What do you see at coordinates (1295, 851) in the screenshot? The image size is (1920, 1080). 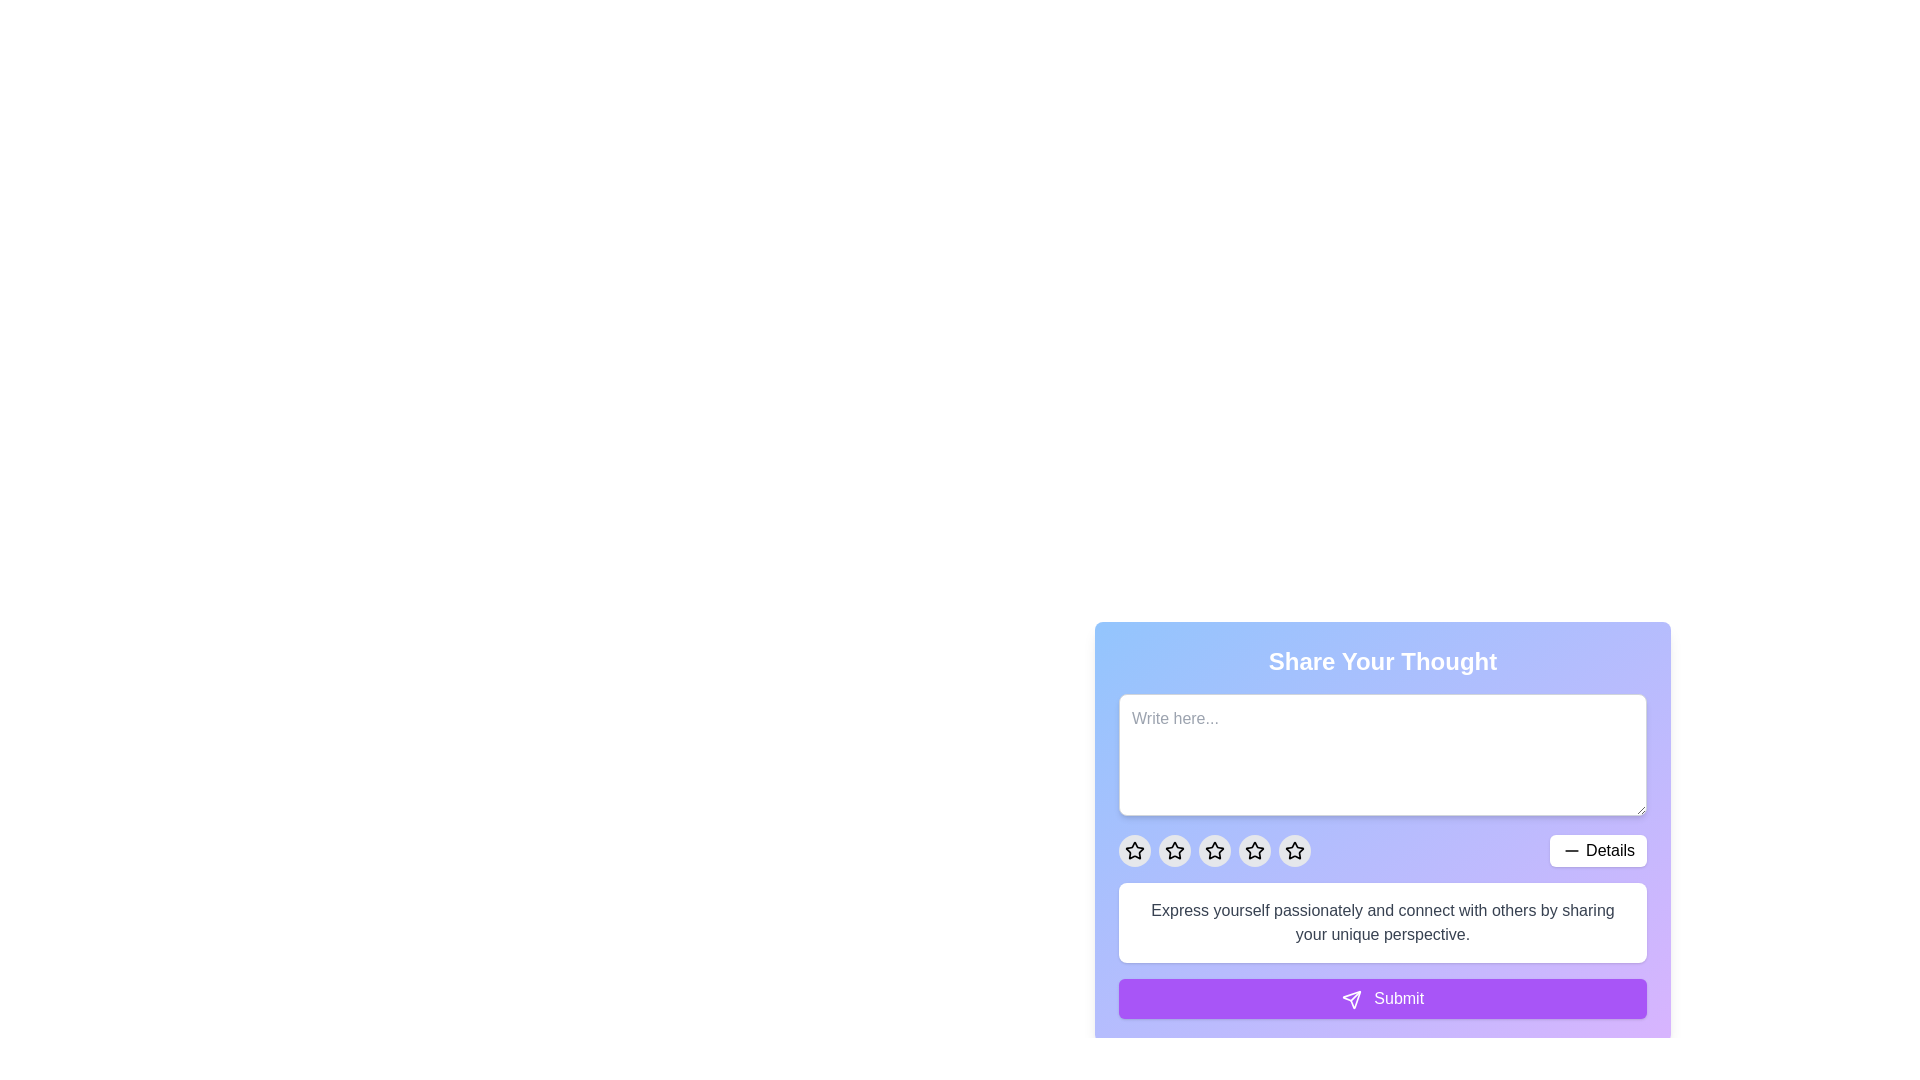 I see `the fifth star icon in the rating component located at the bottom-right section of the interface` at bounding box center [1295, 851].